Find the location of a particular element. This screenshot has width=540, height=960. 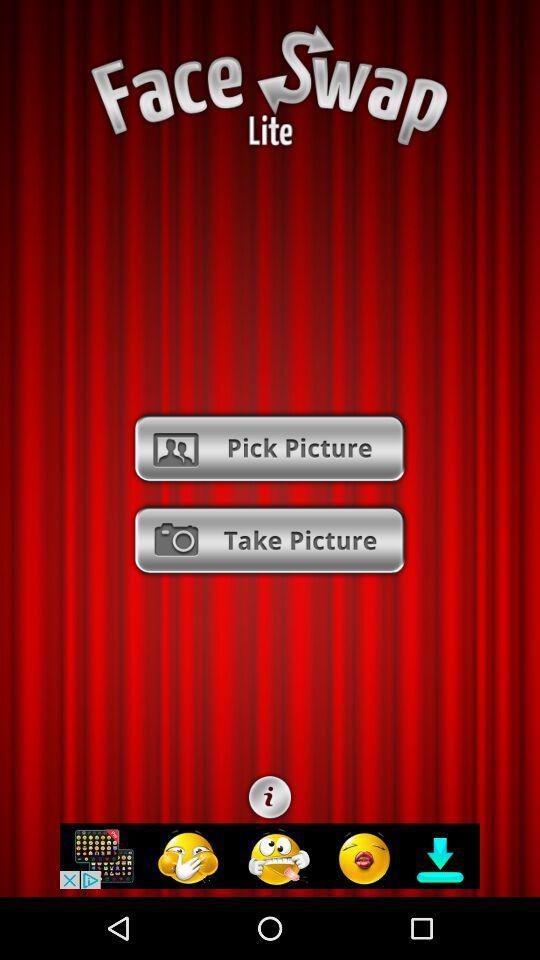

take picture is located at coordinates (269, 539).